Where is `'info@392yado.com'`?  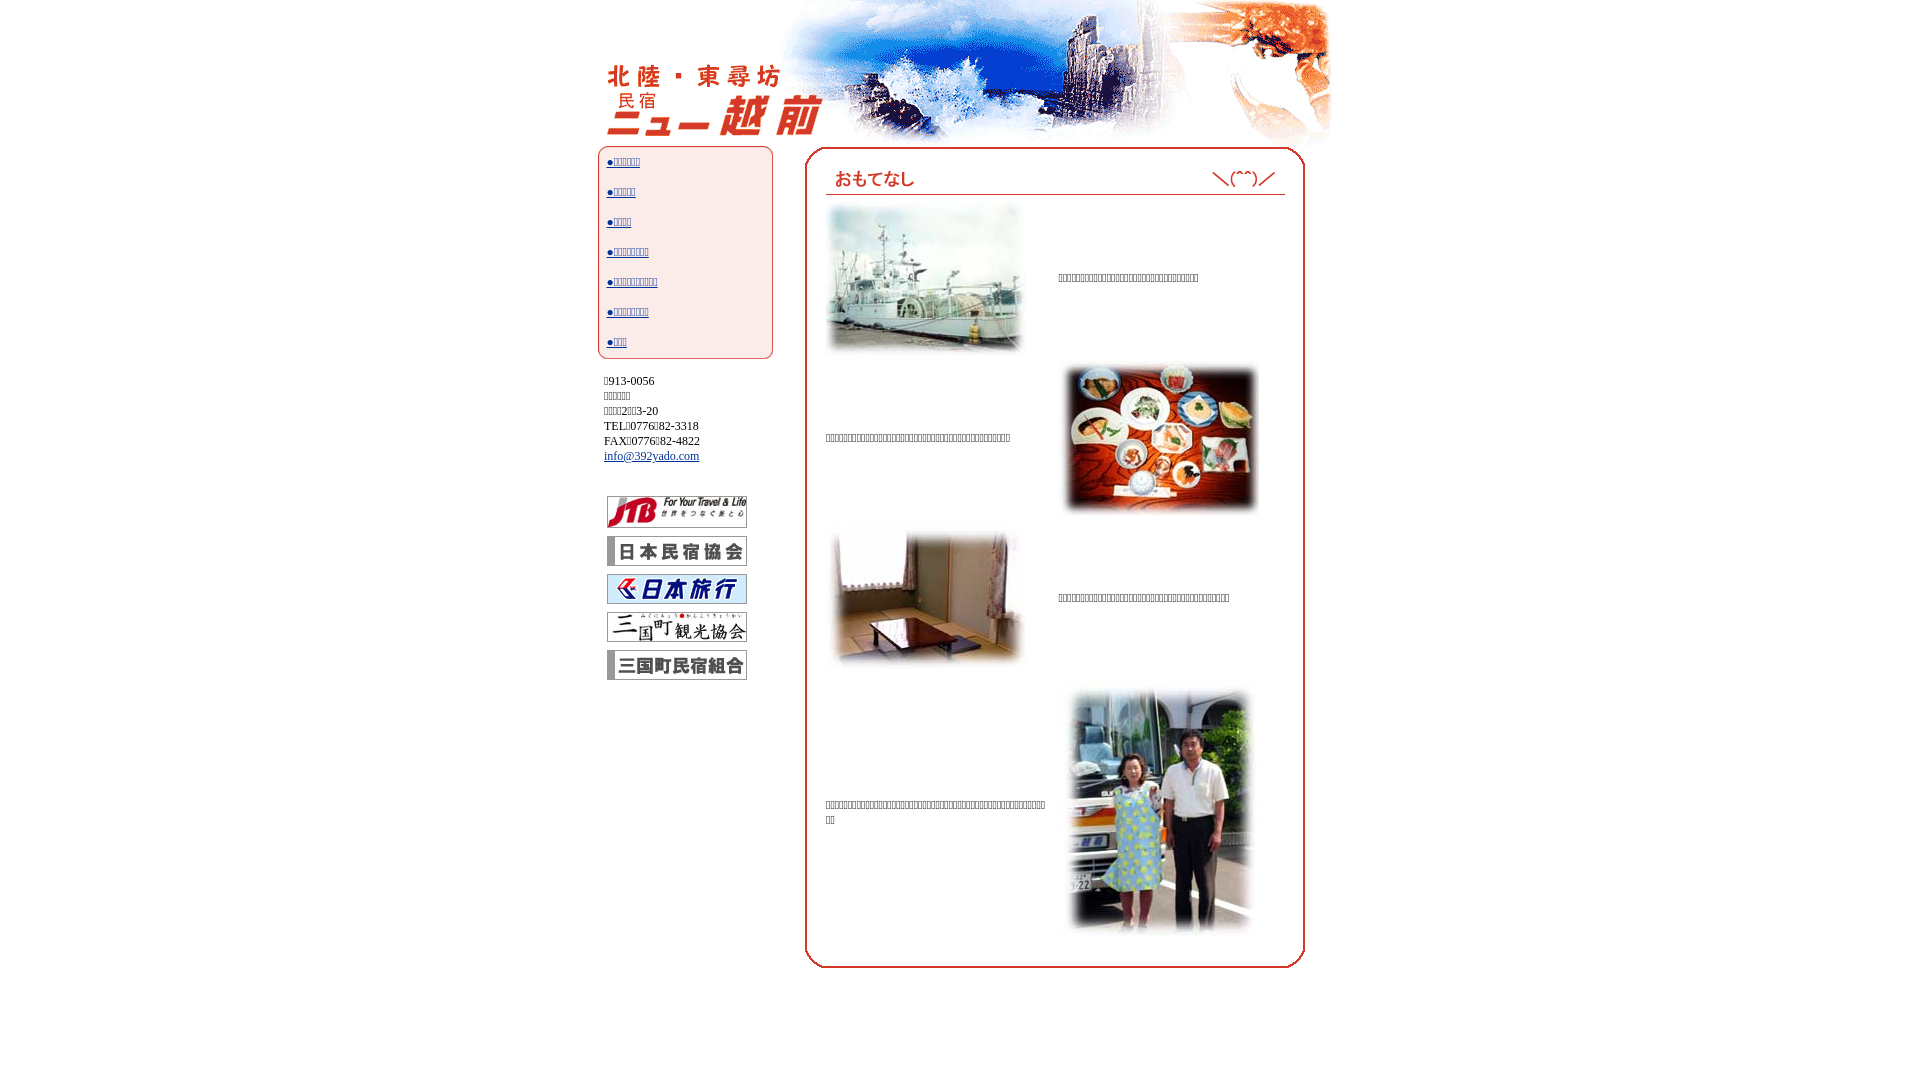 'info@392yado.com' is located at coordinates (603, 455).